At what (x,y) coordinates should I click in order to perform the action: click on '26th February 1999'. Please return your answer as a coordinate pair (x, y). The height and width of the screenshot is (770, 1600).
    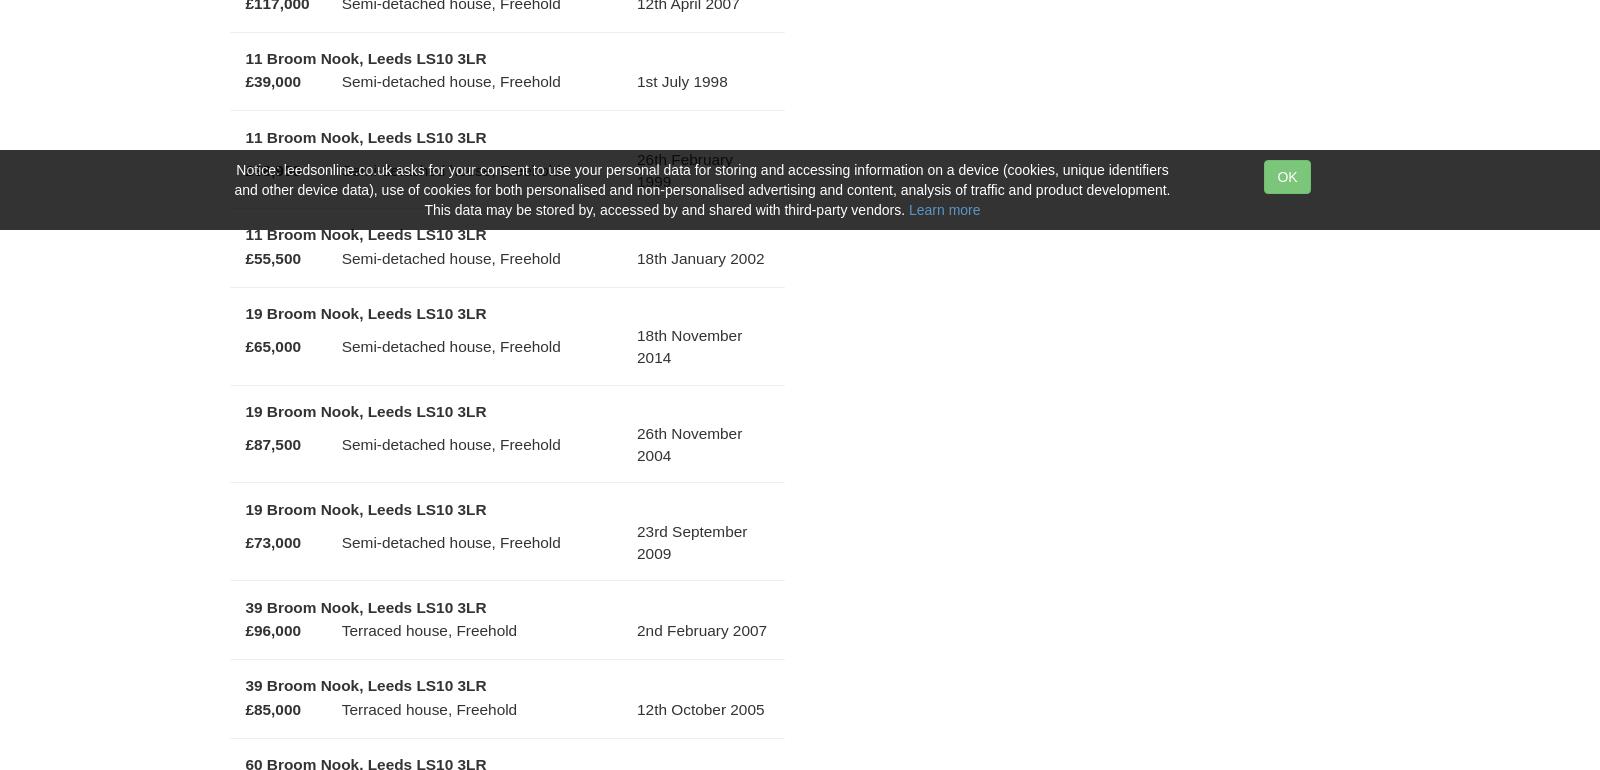
    Looking at the image, I should click on (684, 169).